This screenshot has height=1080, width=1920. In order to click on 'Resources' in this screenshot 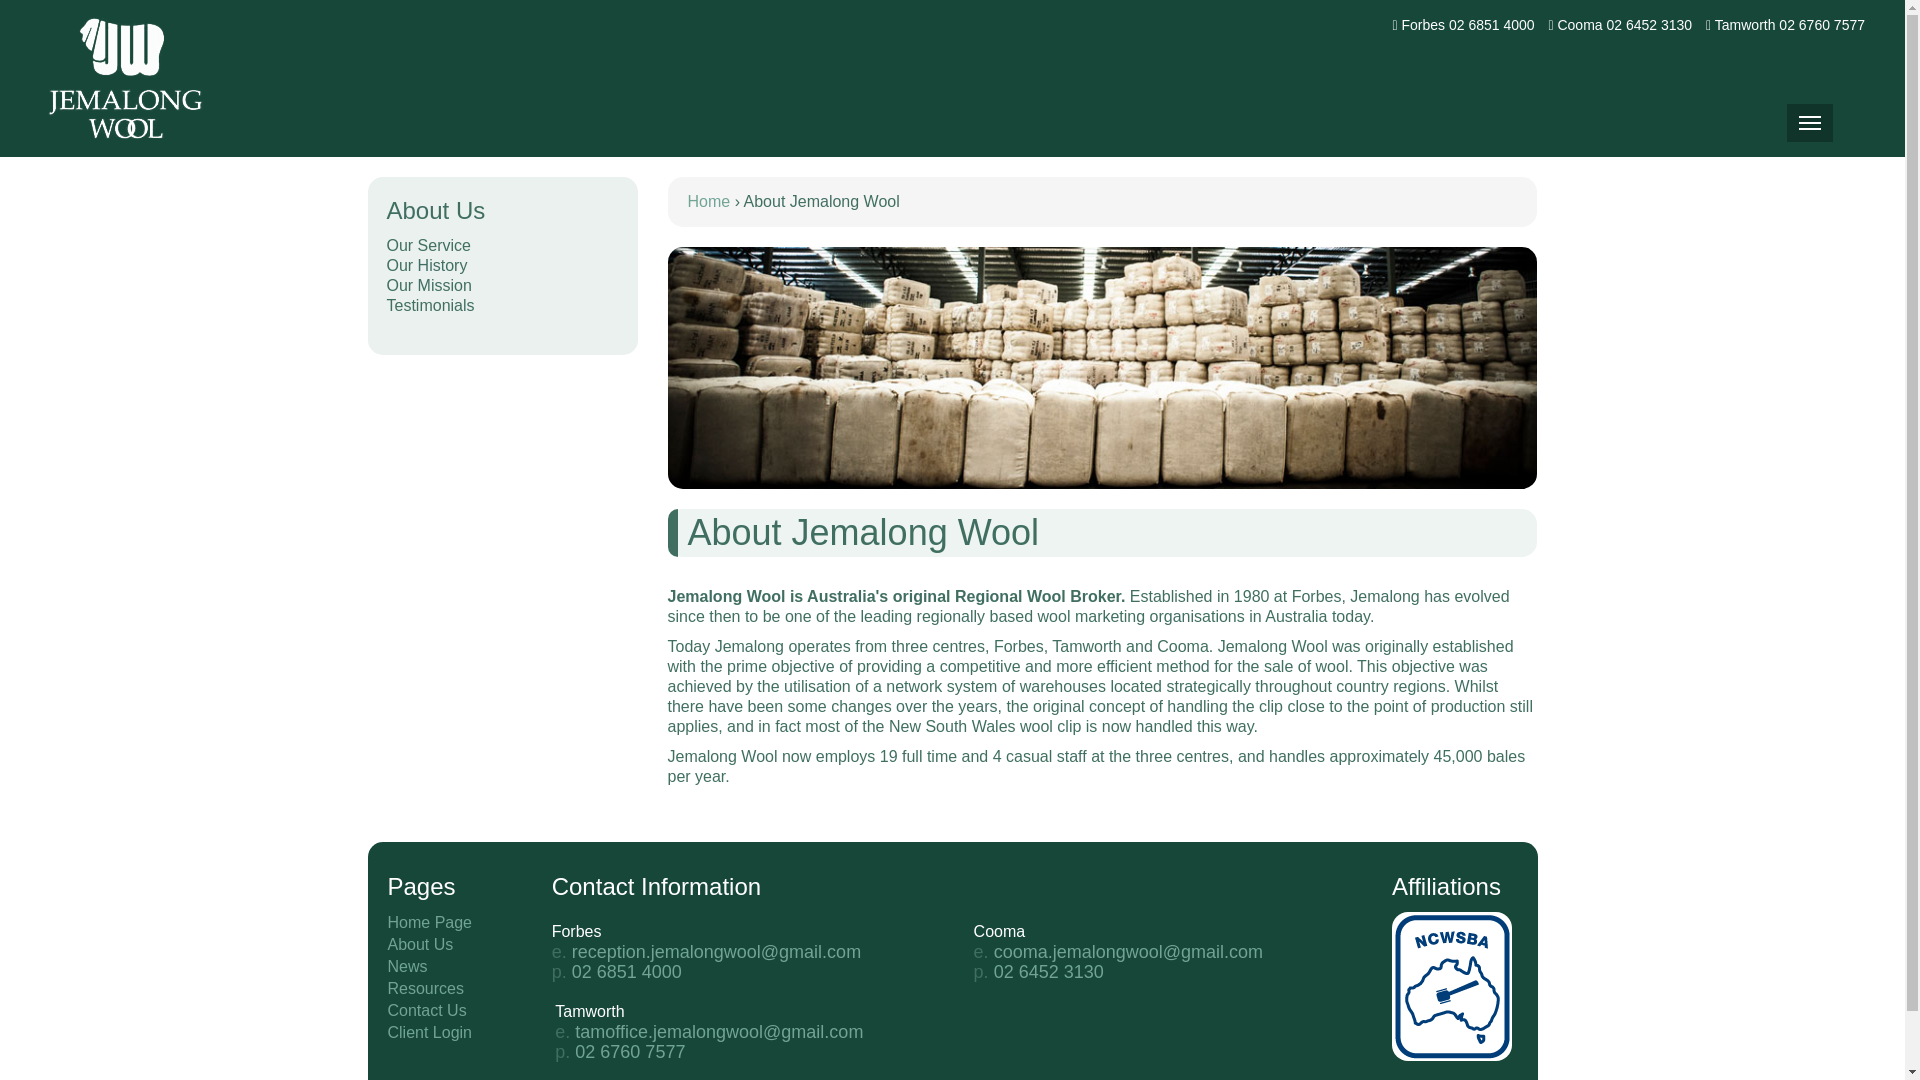, I will do `click(425, 987)`.